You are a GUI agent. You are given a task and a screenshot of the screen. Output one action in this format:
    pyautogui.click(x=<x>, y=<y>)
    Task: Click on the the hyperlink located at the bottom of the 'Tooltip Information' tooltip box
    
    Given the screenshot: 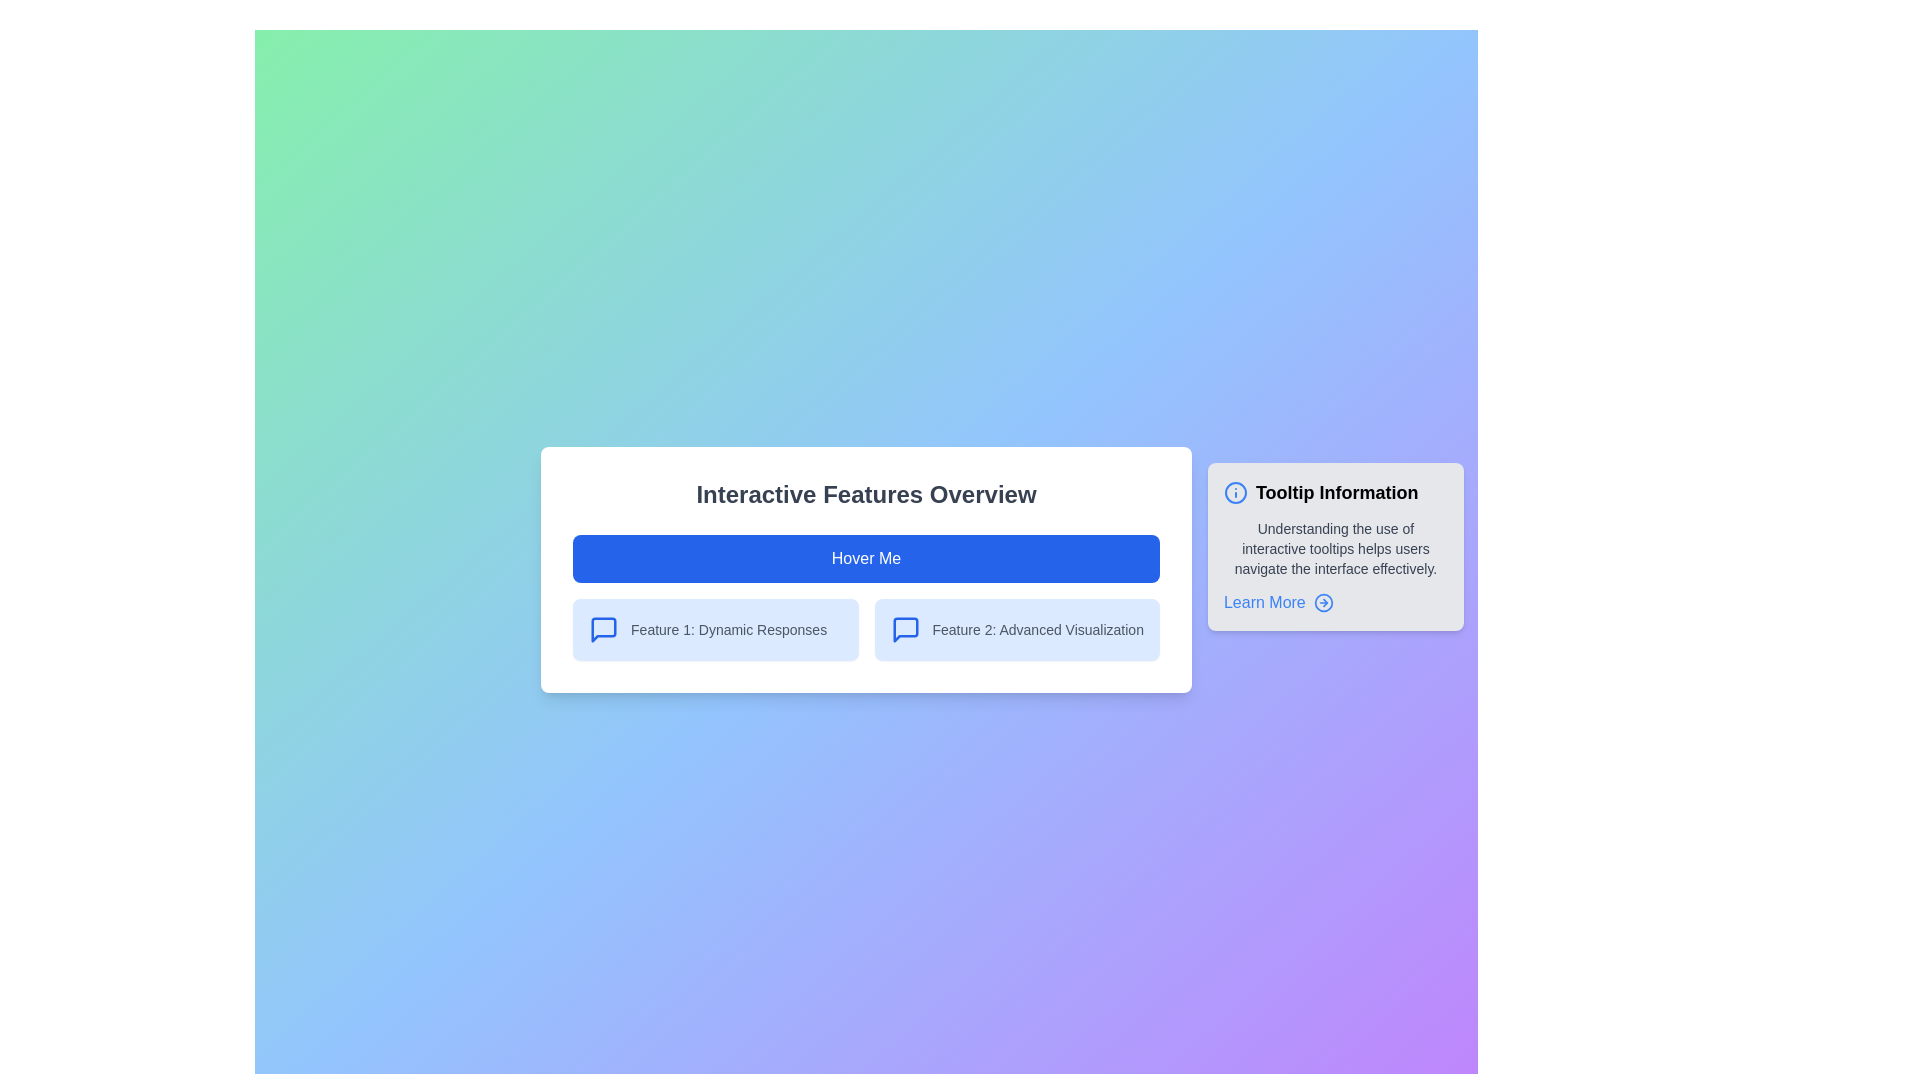 What is the action you would take?
    pyautogui.click(x=1335, y=601)
    